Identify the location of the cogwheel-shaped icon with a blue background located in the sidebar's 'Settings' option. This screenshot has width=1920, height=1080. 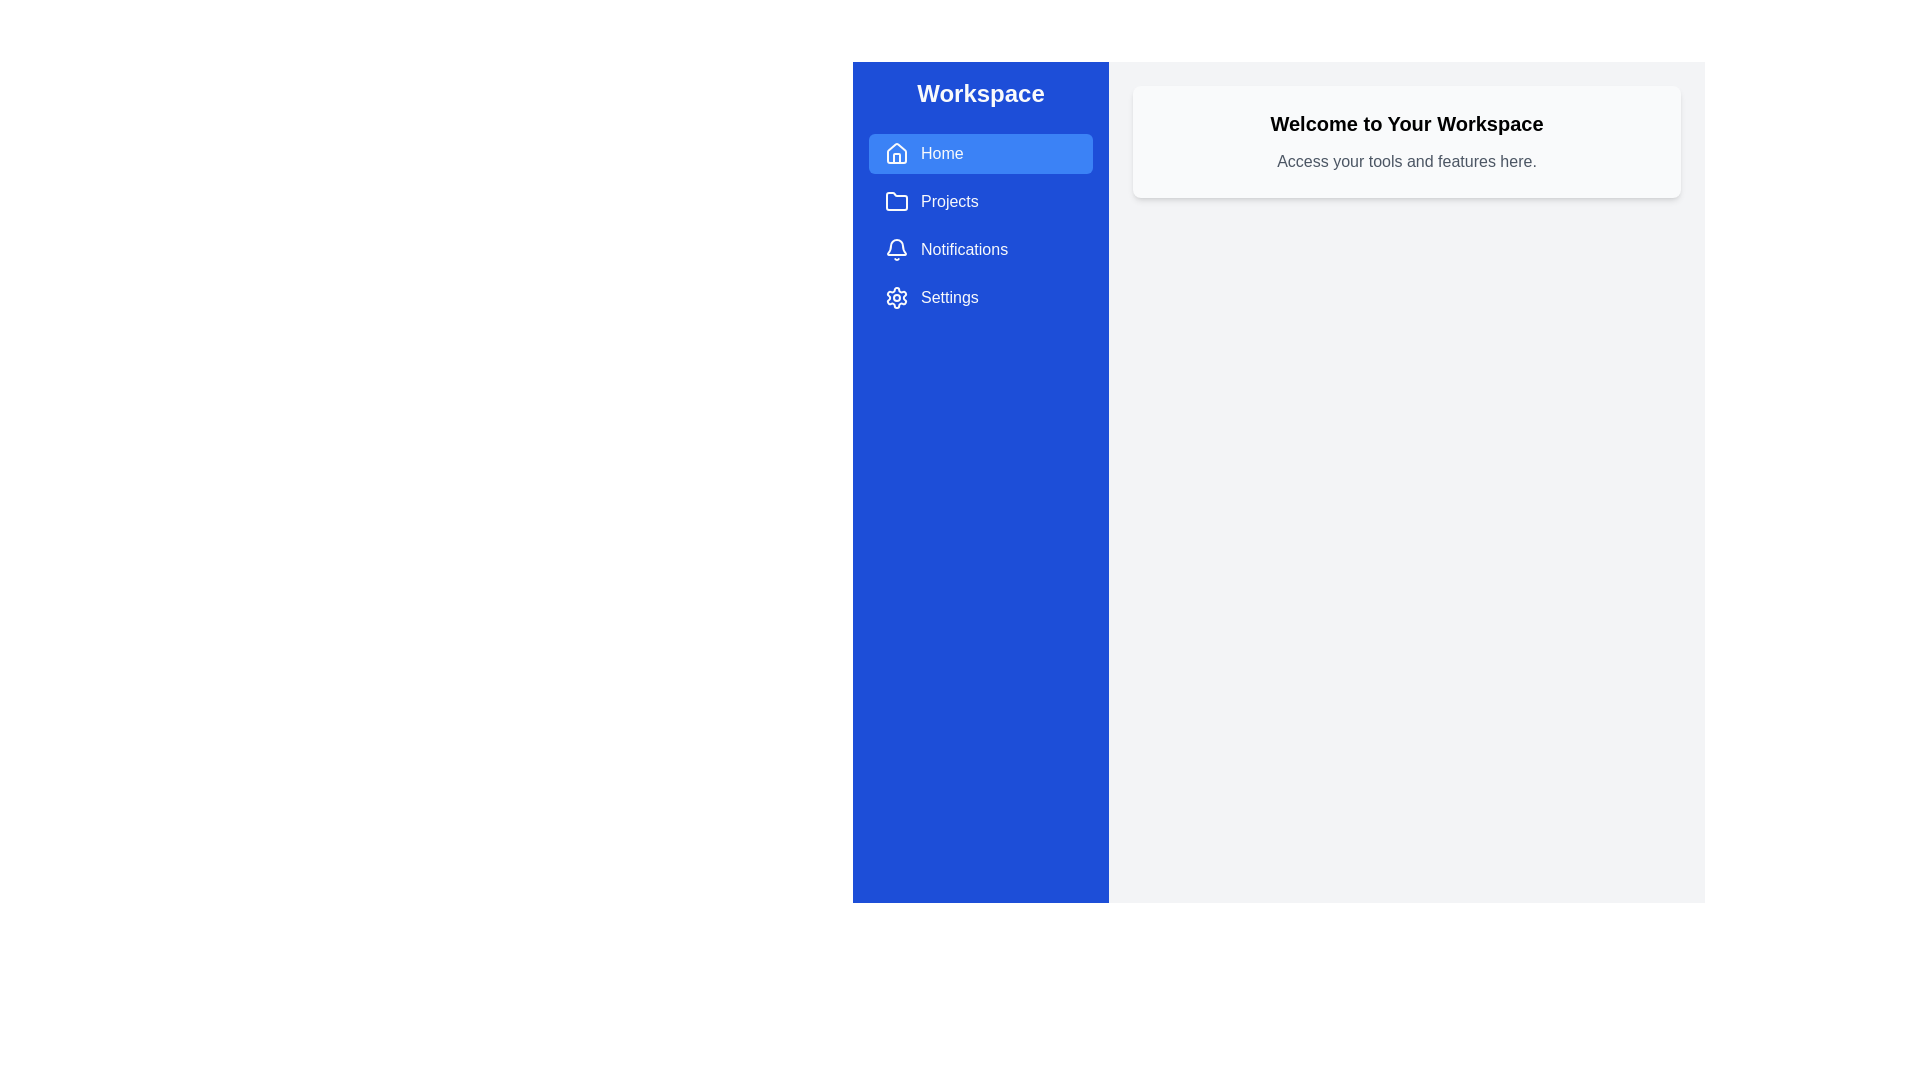
(896, 297).